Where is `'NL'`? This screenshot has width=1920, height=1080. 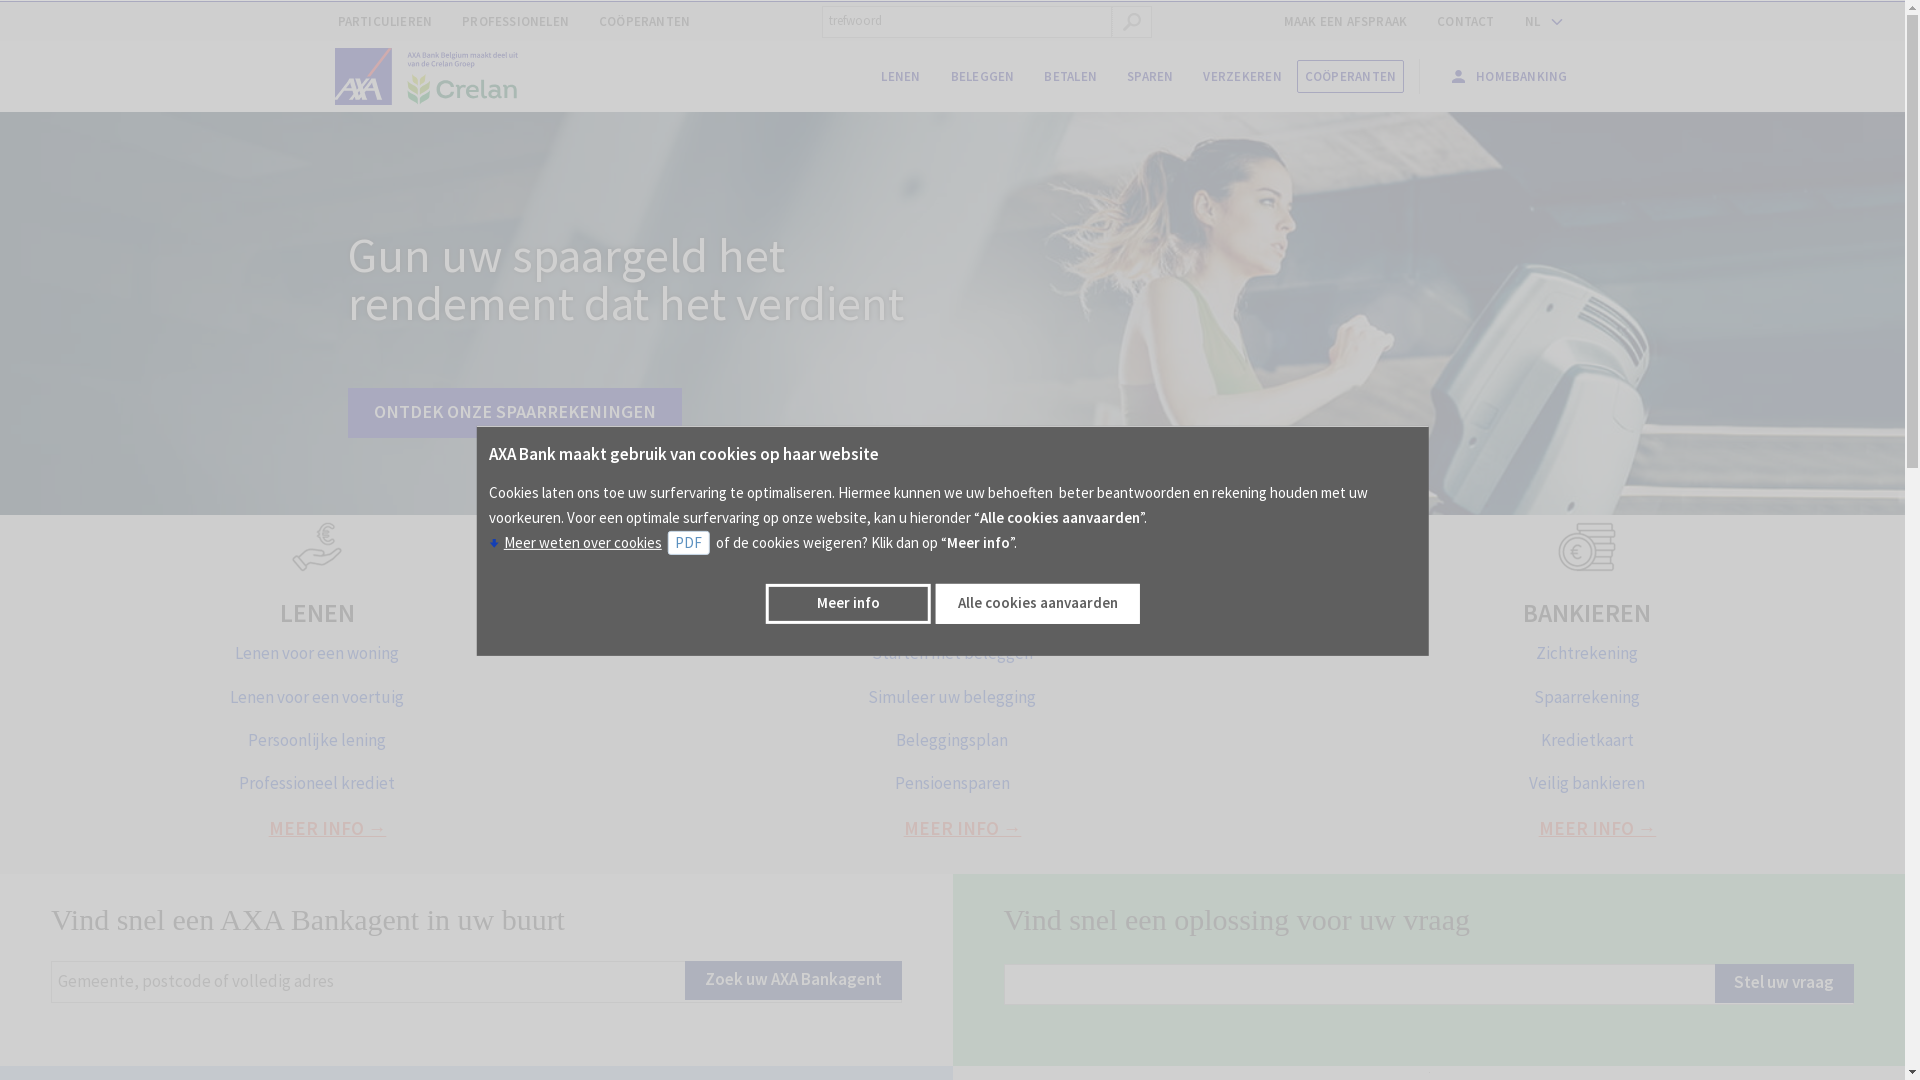 'NL' is located at coordinates (1539, 22).